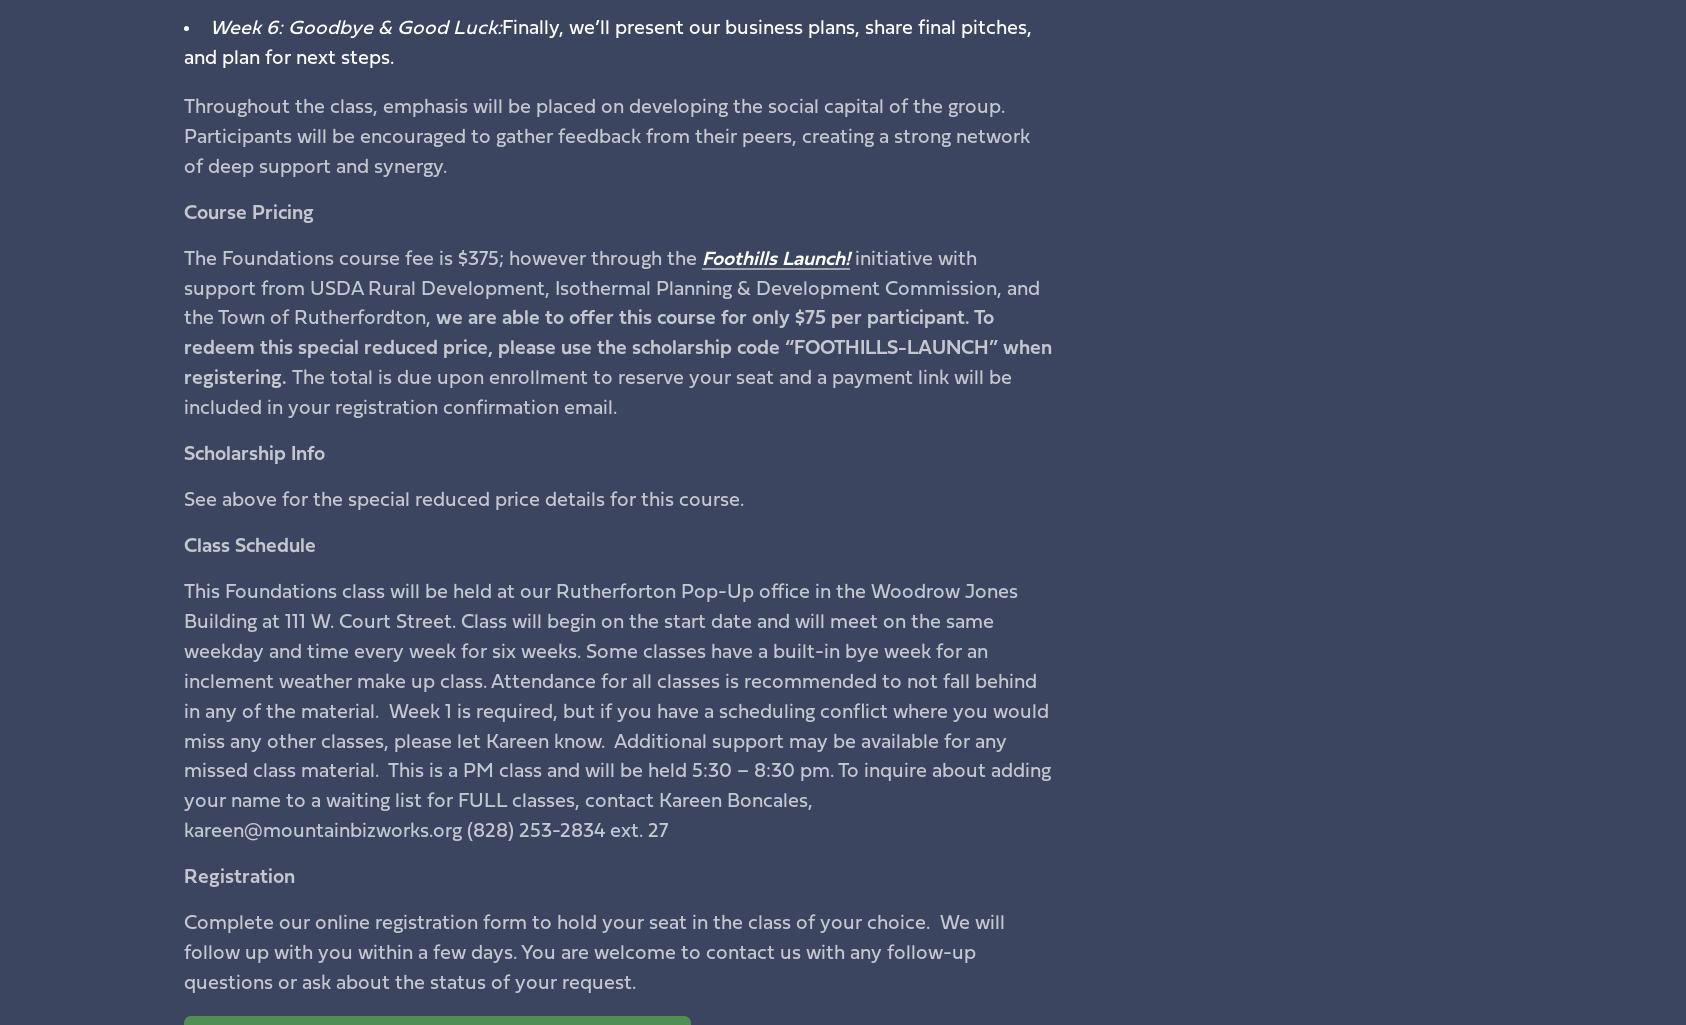 The height and width of the screenshot is (1025, 1686). I want to click on 'Course Pricing', so click(248, 212).